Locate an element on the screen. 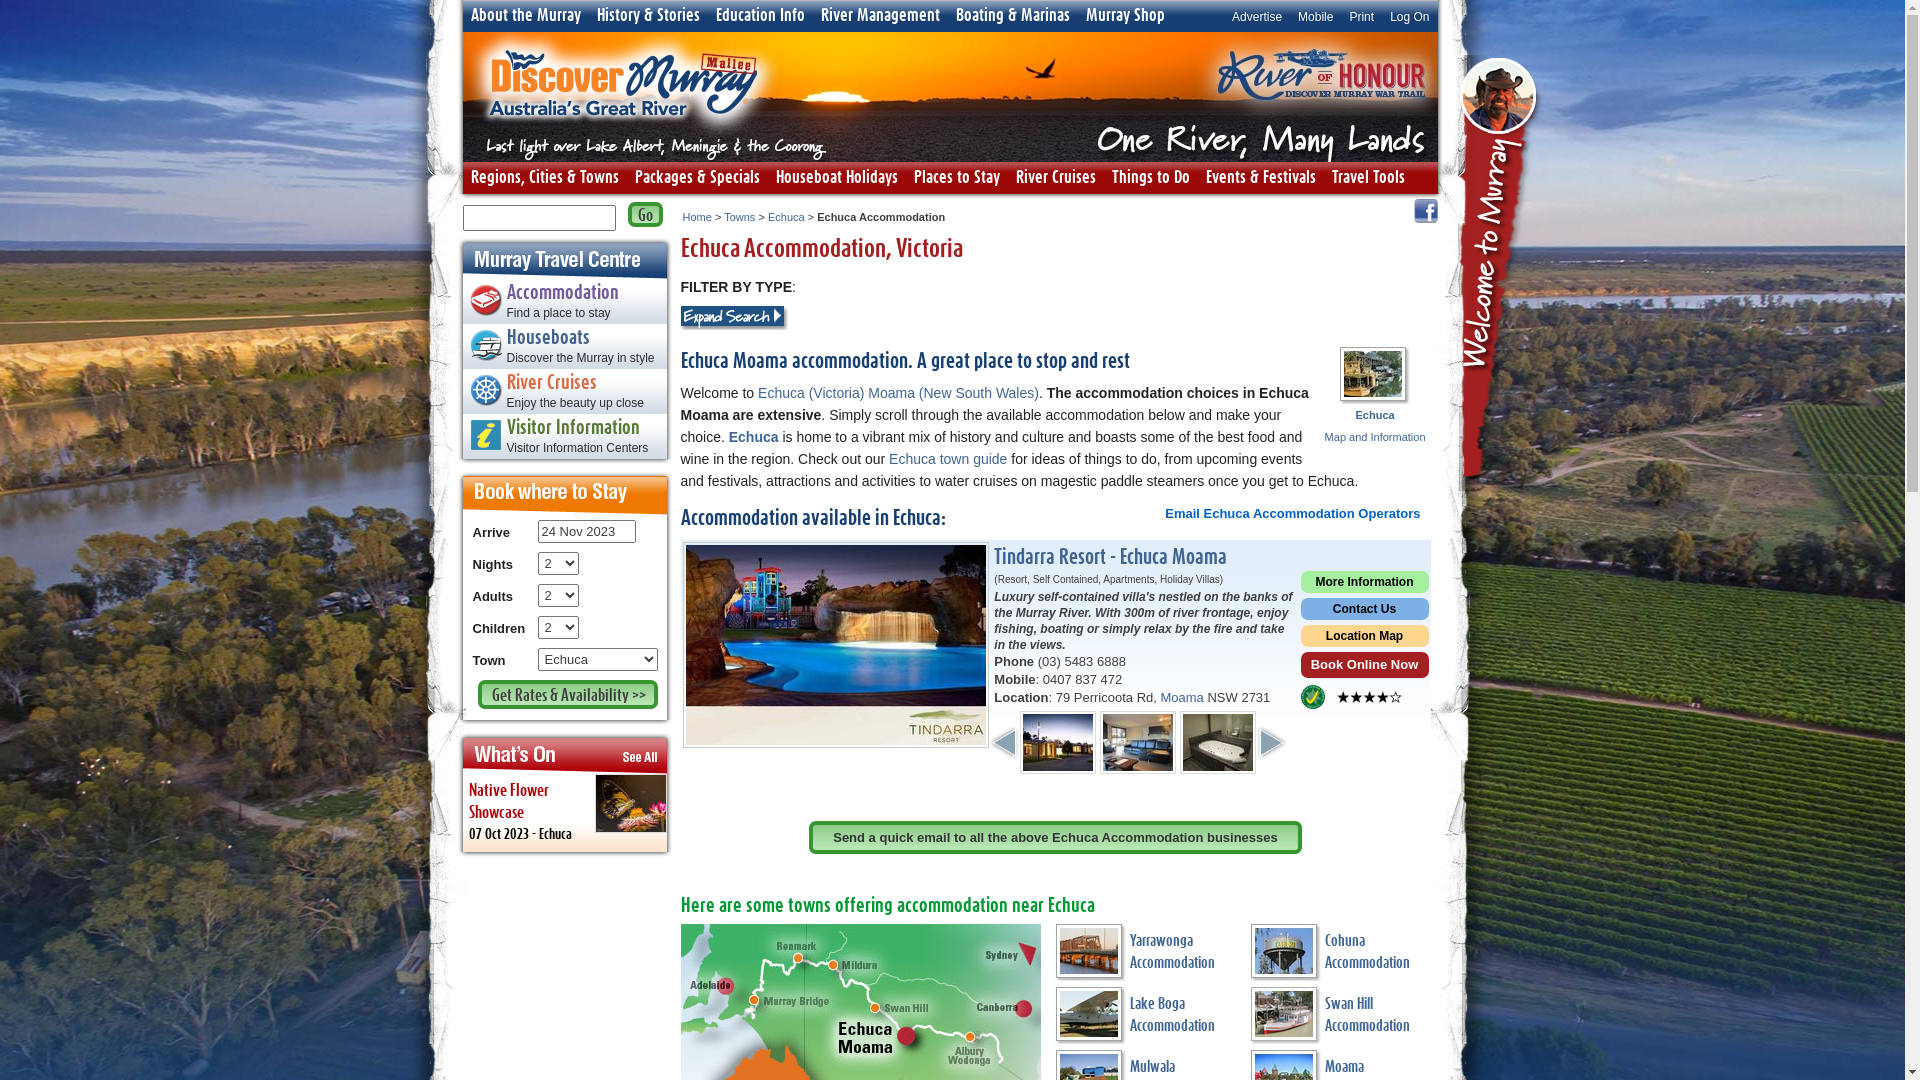 This screenshot has width=1920, height=1080. '24 Nov 2023' is located at coordinates (585, 530).